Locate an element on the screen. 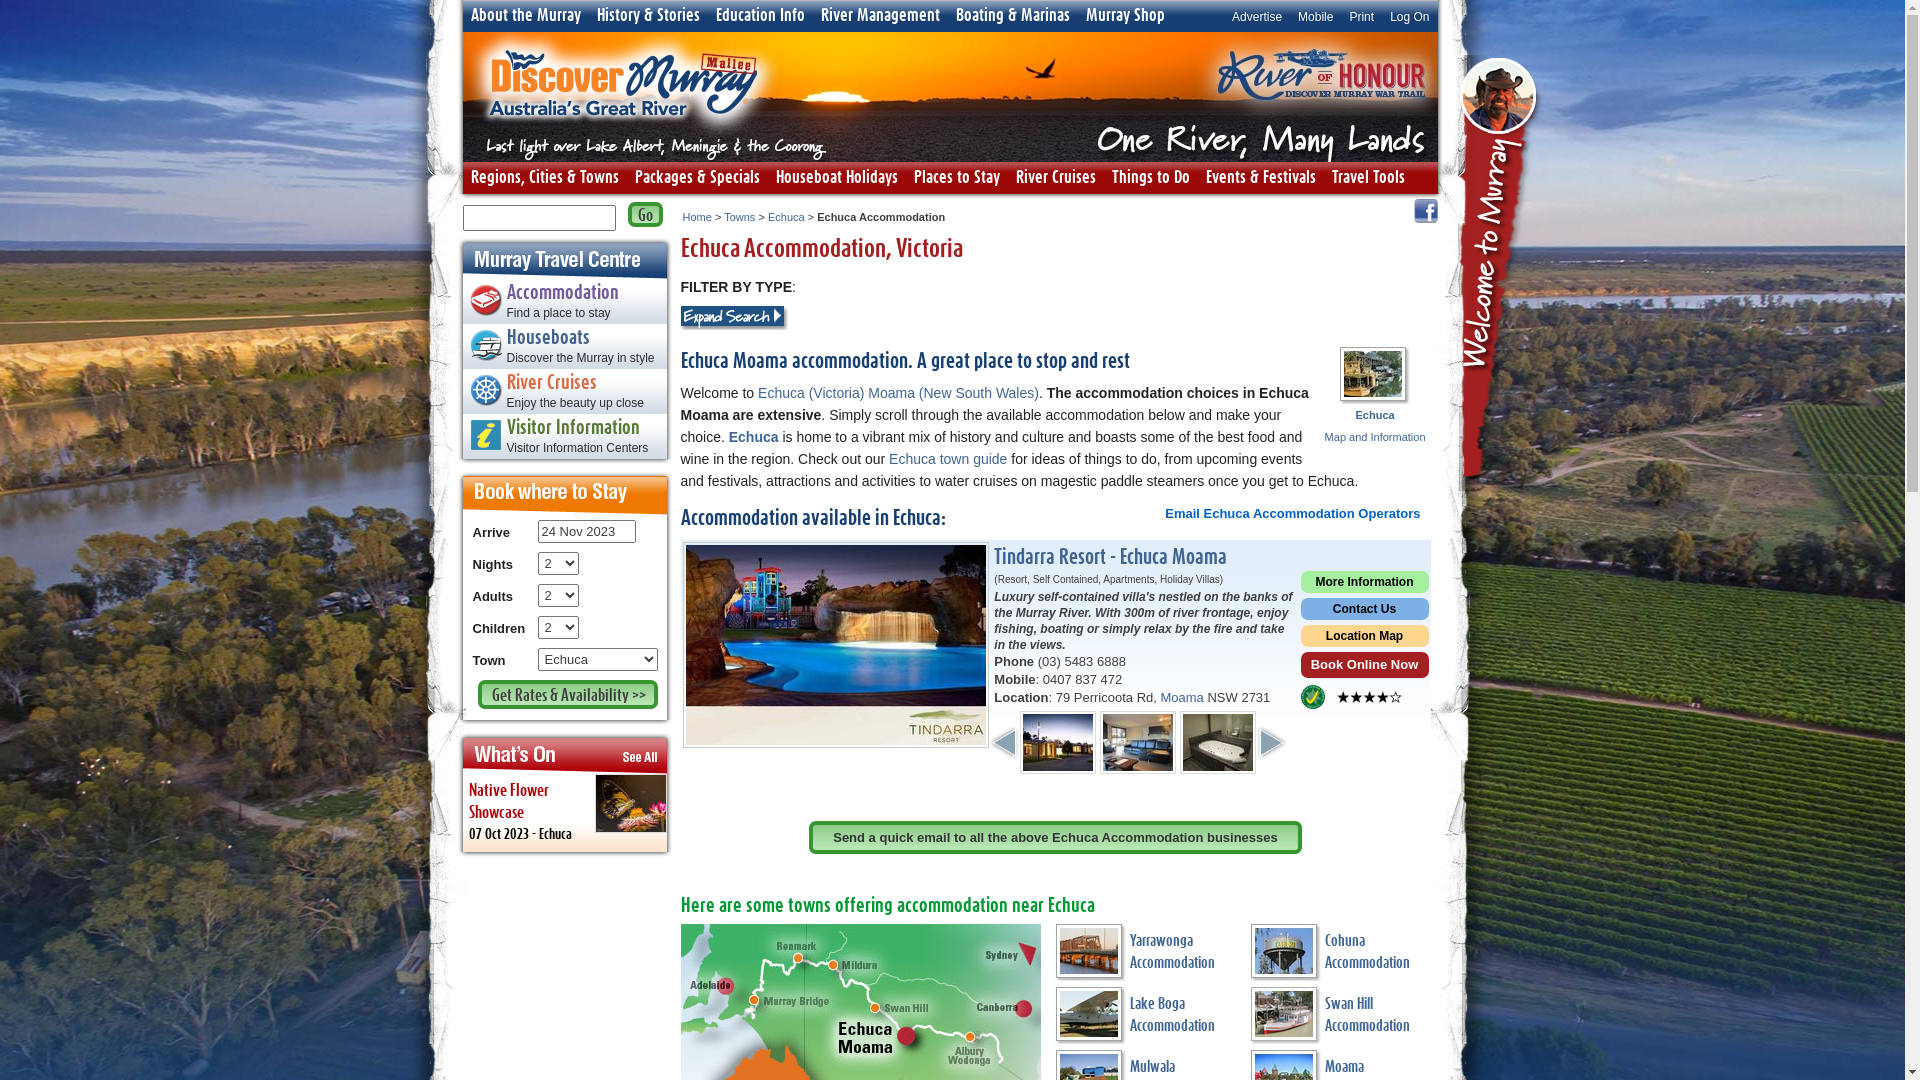 This screenshot has width=1920, height=1080. '24 Nov 2023' is located at coordinates (585, 530).